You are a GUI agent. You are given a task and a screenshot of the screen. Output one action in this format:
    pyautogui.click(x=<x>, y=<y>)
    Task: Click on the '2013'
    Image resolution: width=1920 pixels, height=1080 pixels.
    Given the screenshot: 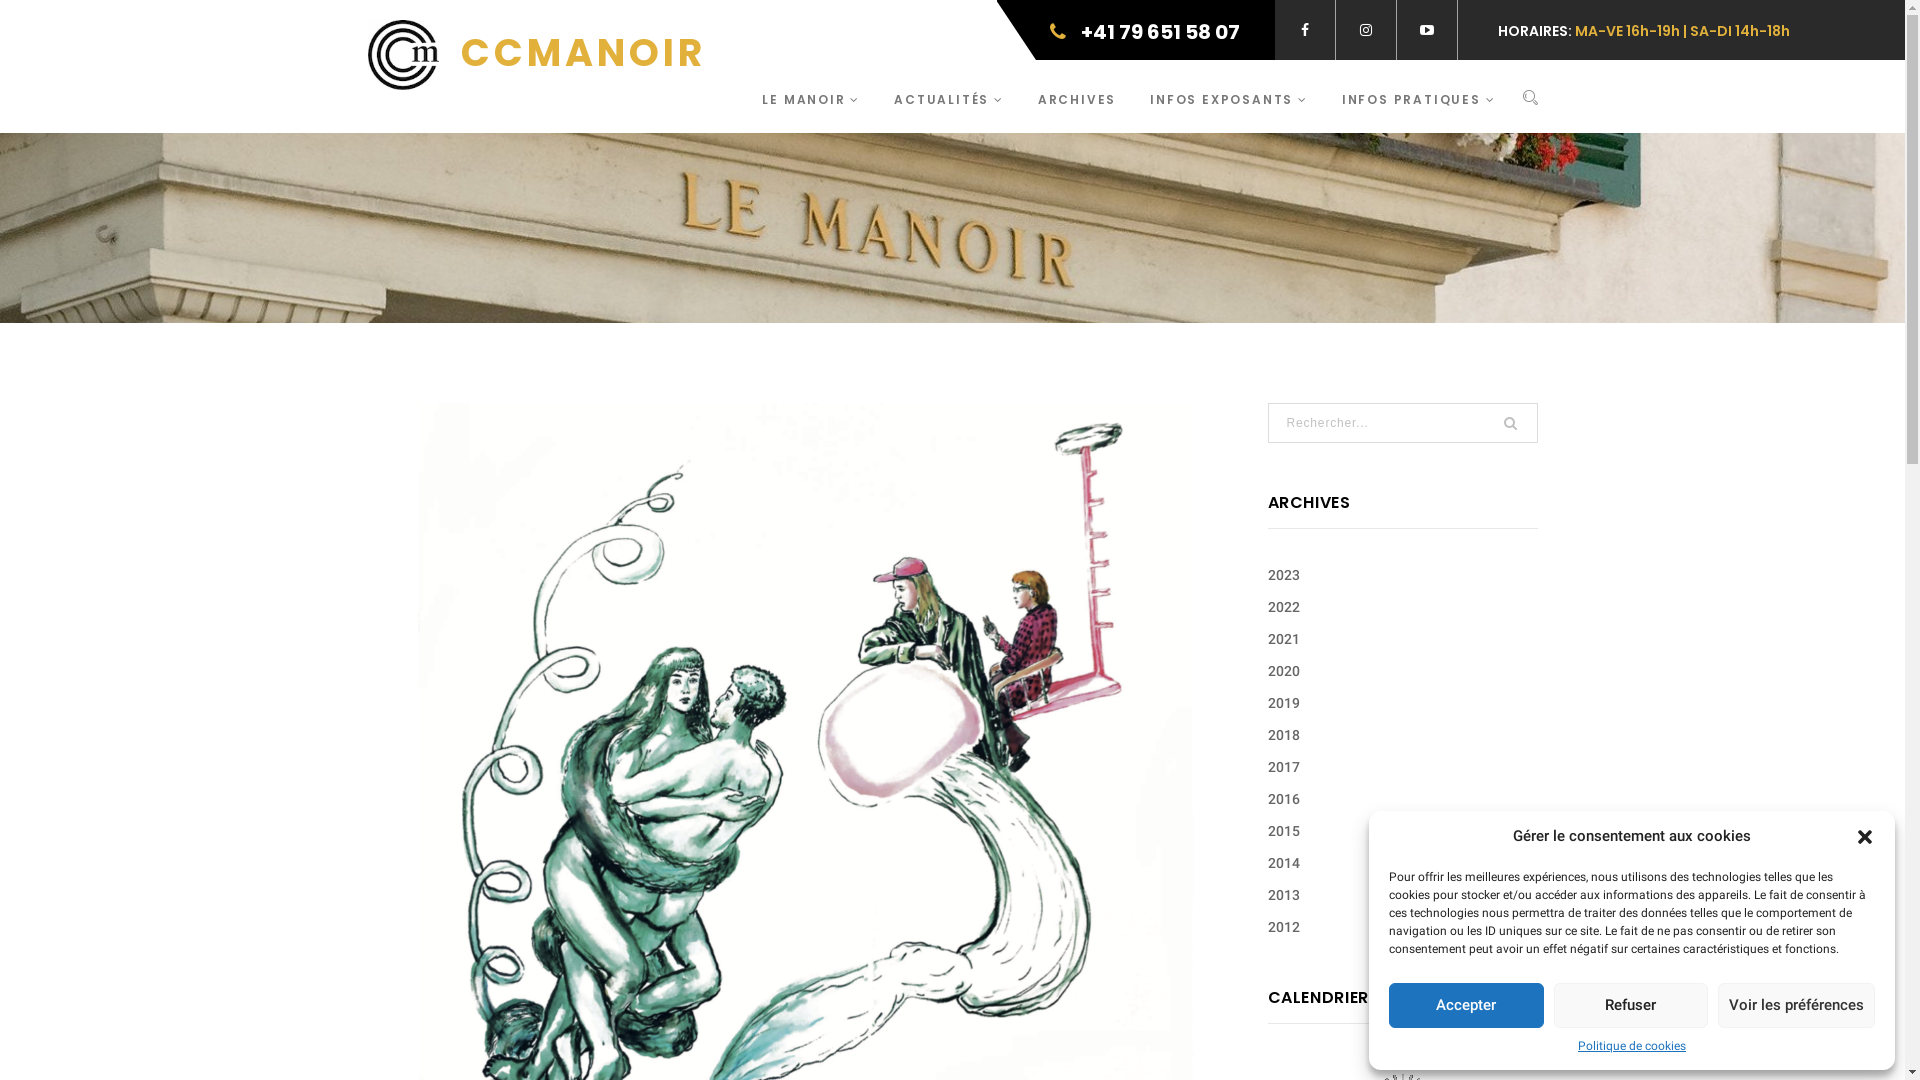 What is the action you would take?
    pyautogui.click(x=1283, y=893)
    